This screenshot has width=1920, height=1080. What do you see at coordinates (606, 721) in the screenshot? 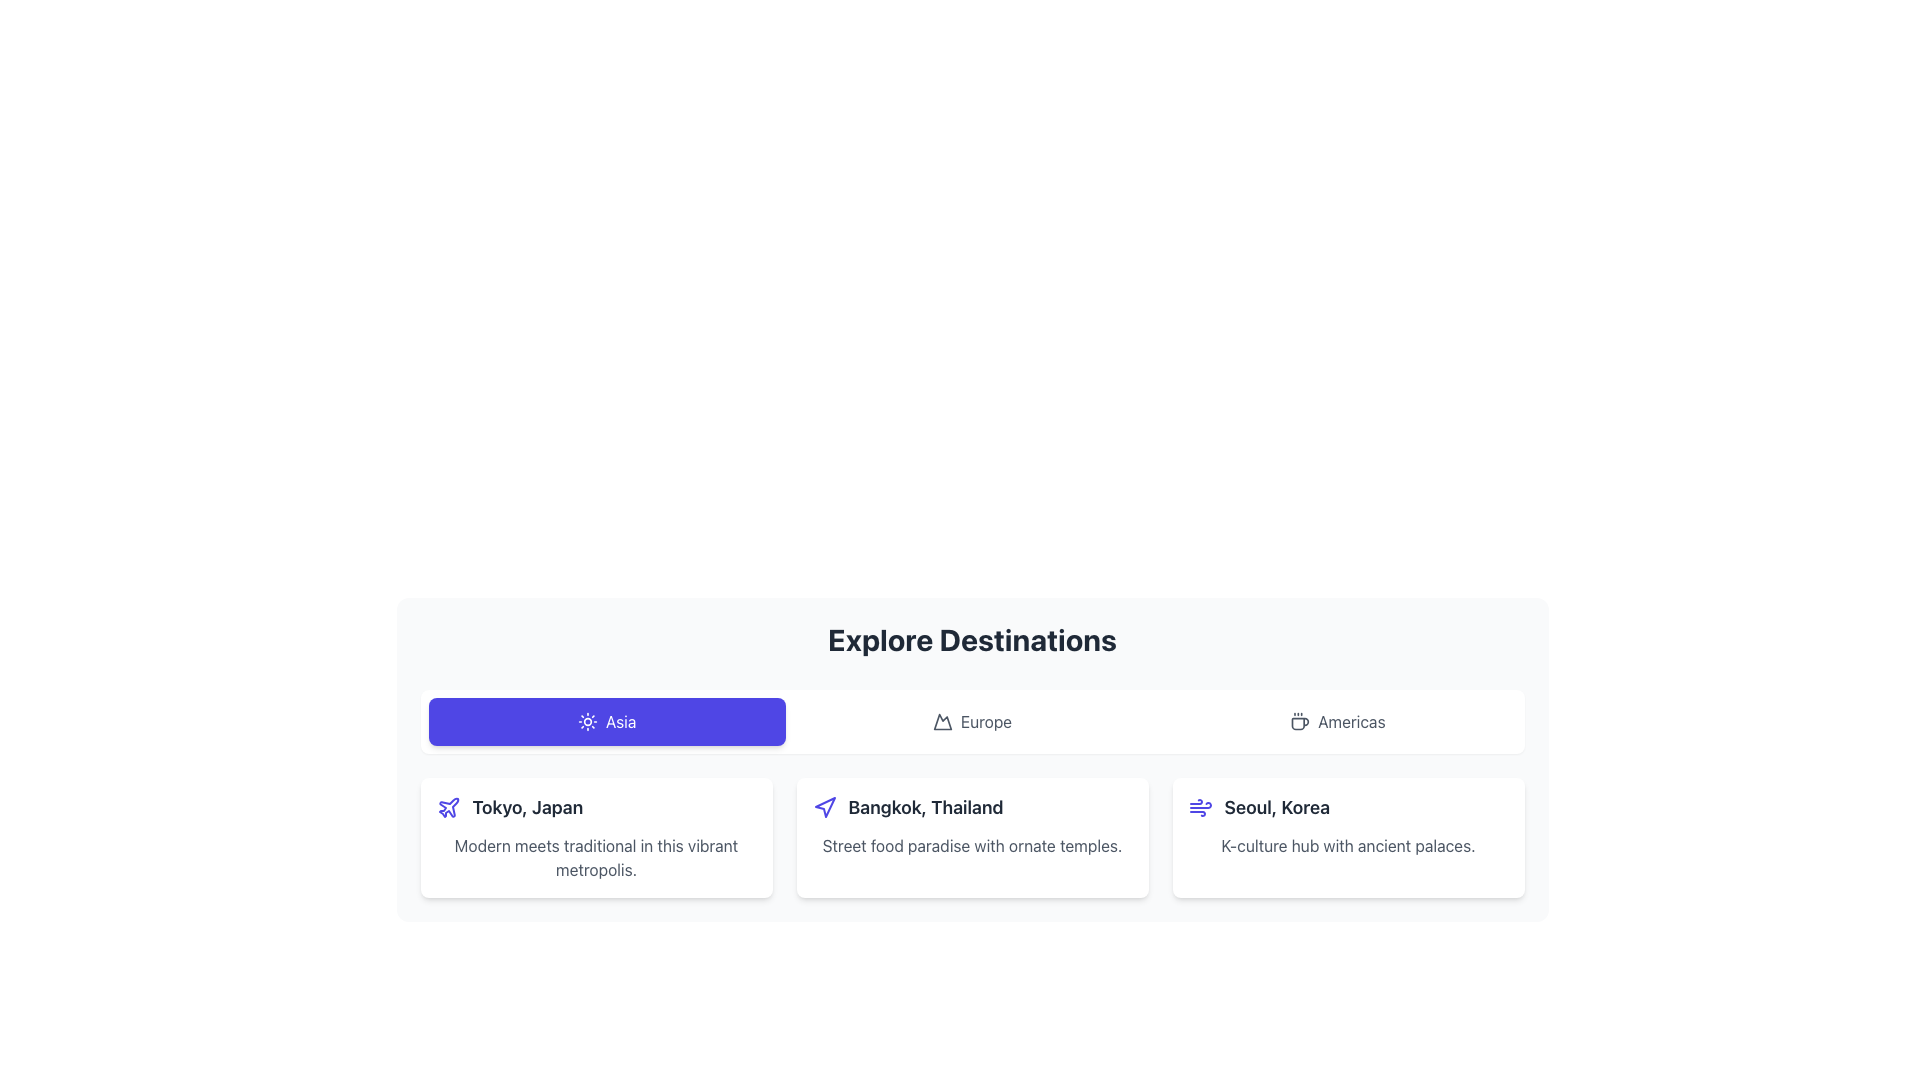
I see `the first button labeled 'Asia'` at bounding box center [606, 721].